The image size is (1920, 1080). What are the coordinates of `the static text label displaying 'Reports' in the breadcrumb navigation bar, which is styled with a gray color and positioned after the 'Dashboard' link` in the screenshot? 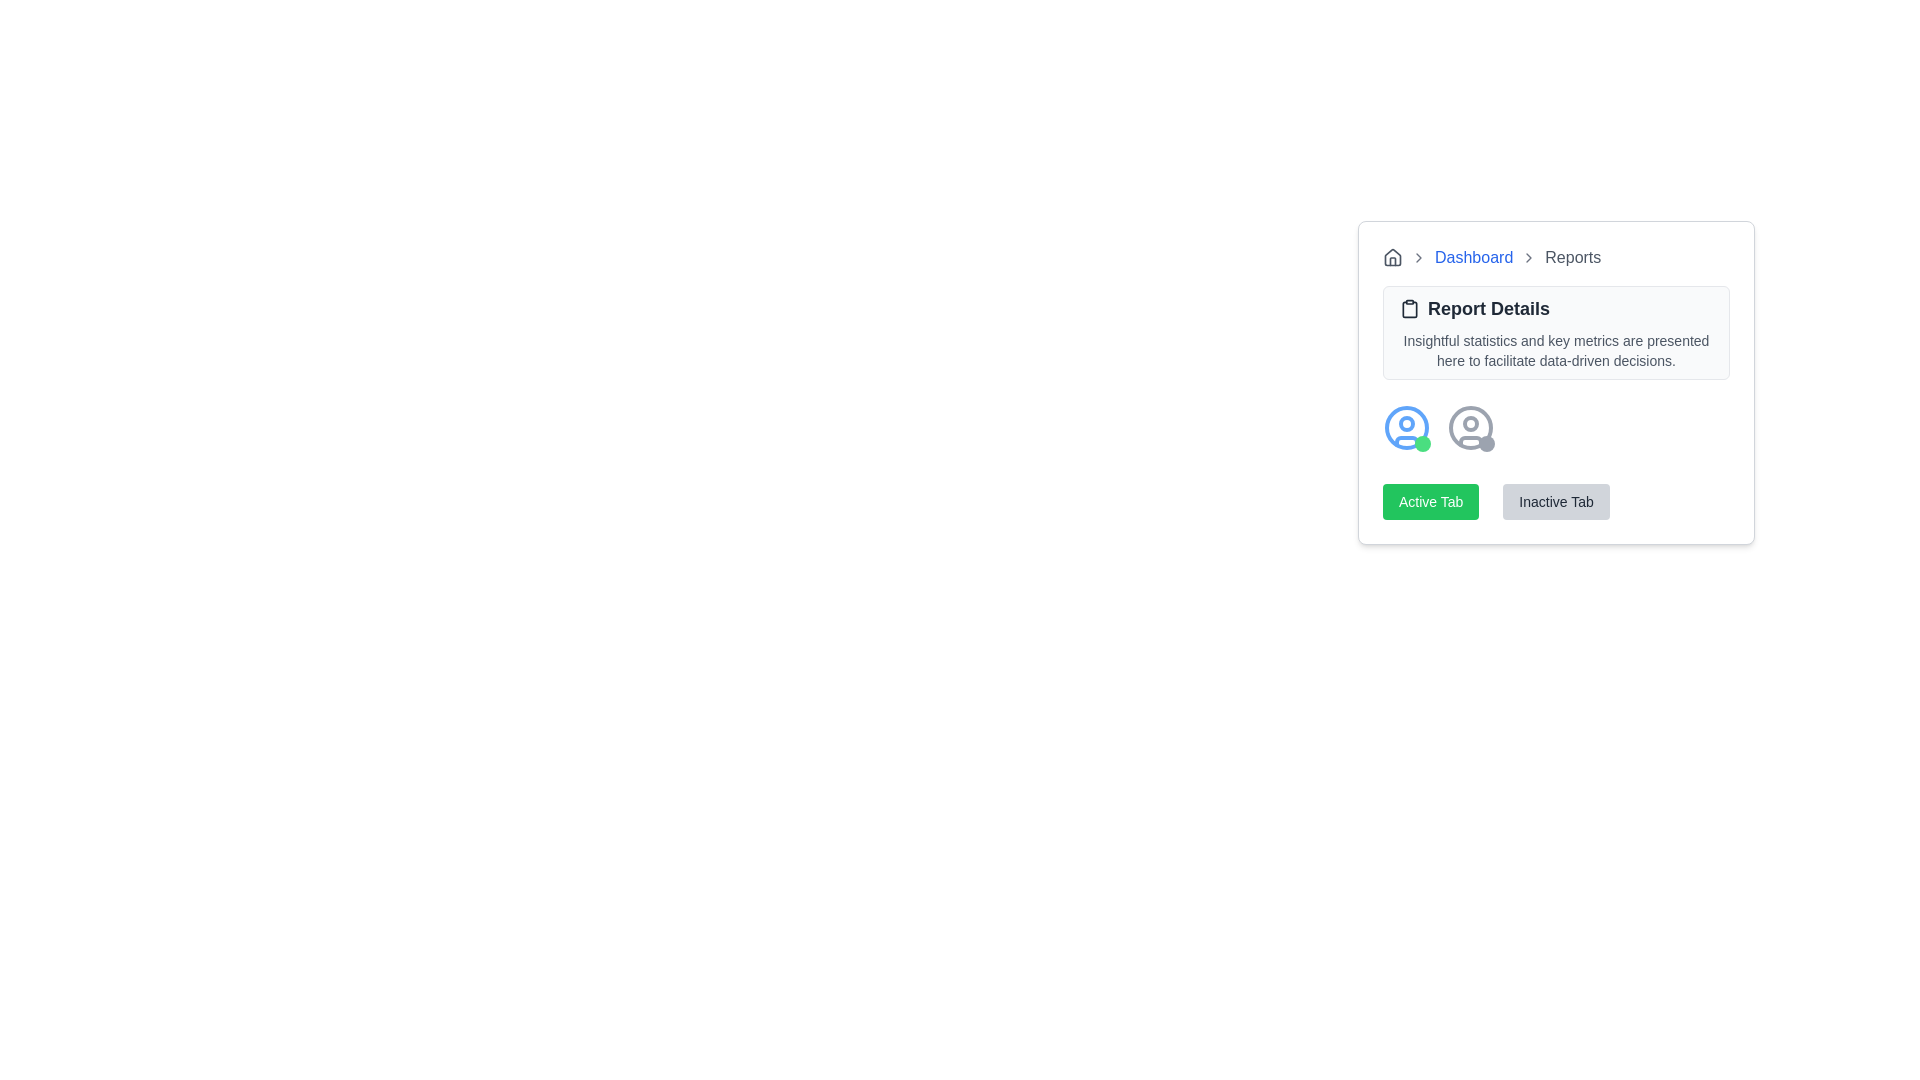 It's located at (1572, 257).